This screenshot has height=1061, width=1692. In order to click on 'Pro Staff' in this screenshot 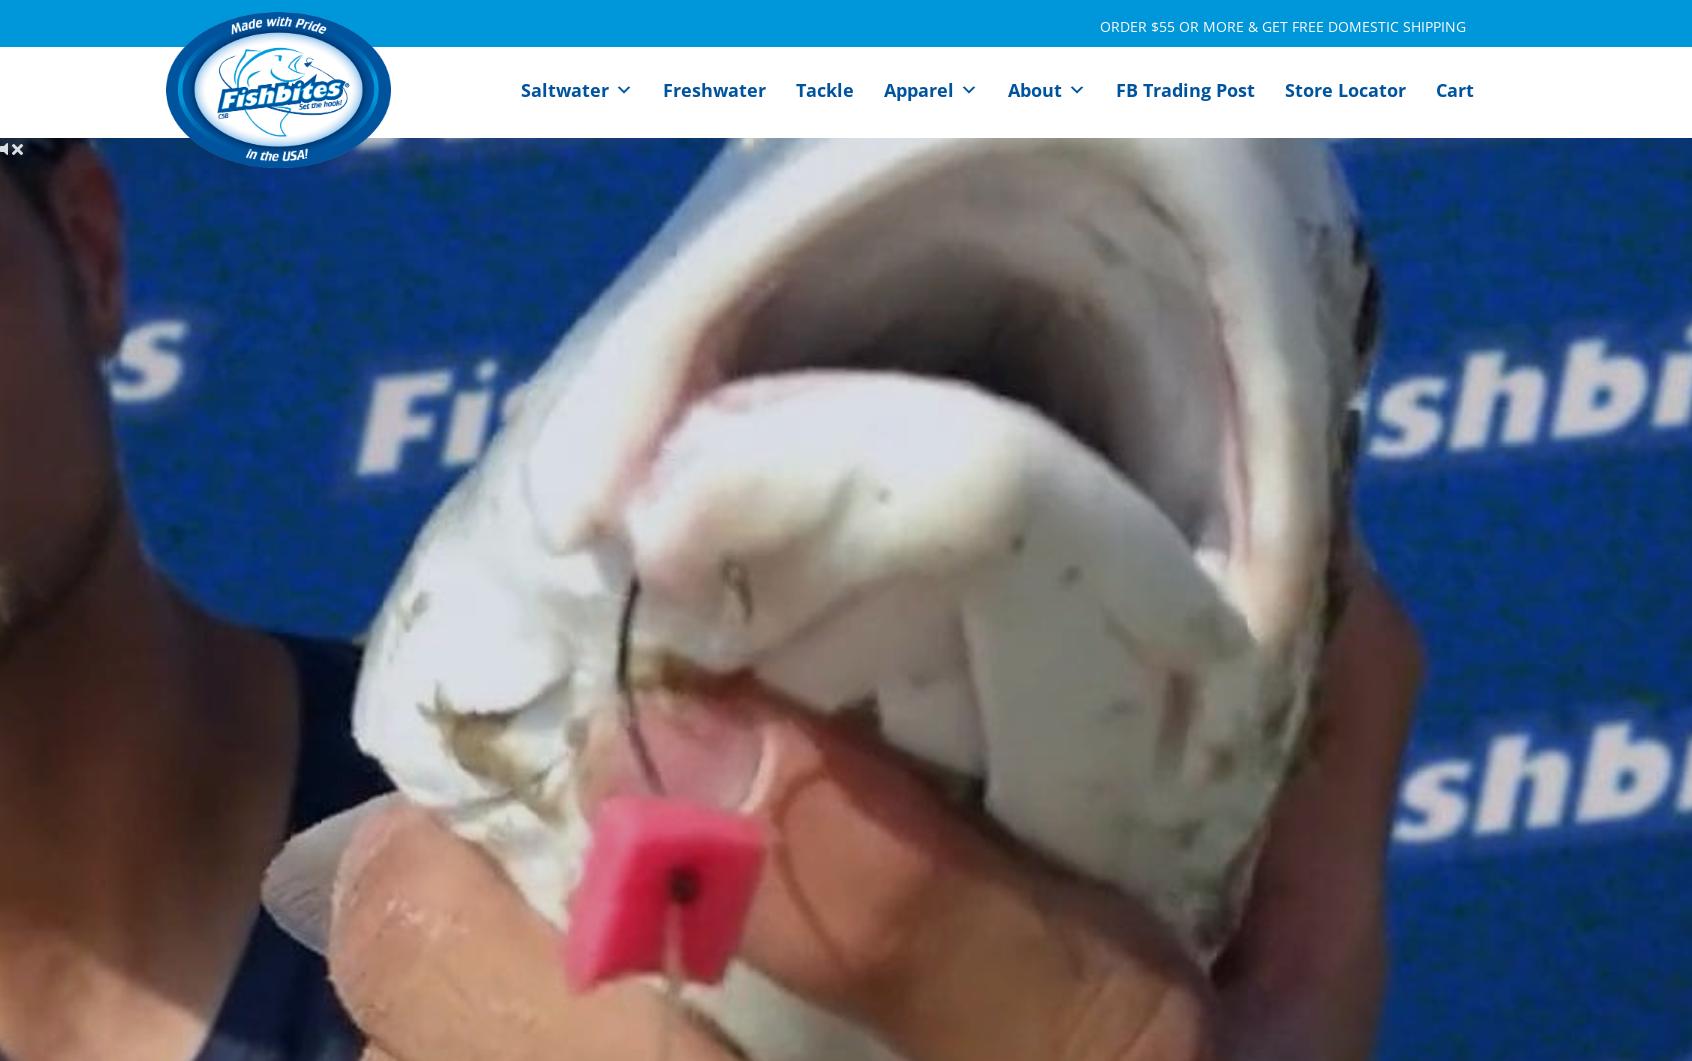, I will do `click(1062, 152)`.